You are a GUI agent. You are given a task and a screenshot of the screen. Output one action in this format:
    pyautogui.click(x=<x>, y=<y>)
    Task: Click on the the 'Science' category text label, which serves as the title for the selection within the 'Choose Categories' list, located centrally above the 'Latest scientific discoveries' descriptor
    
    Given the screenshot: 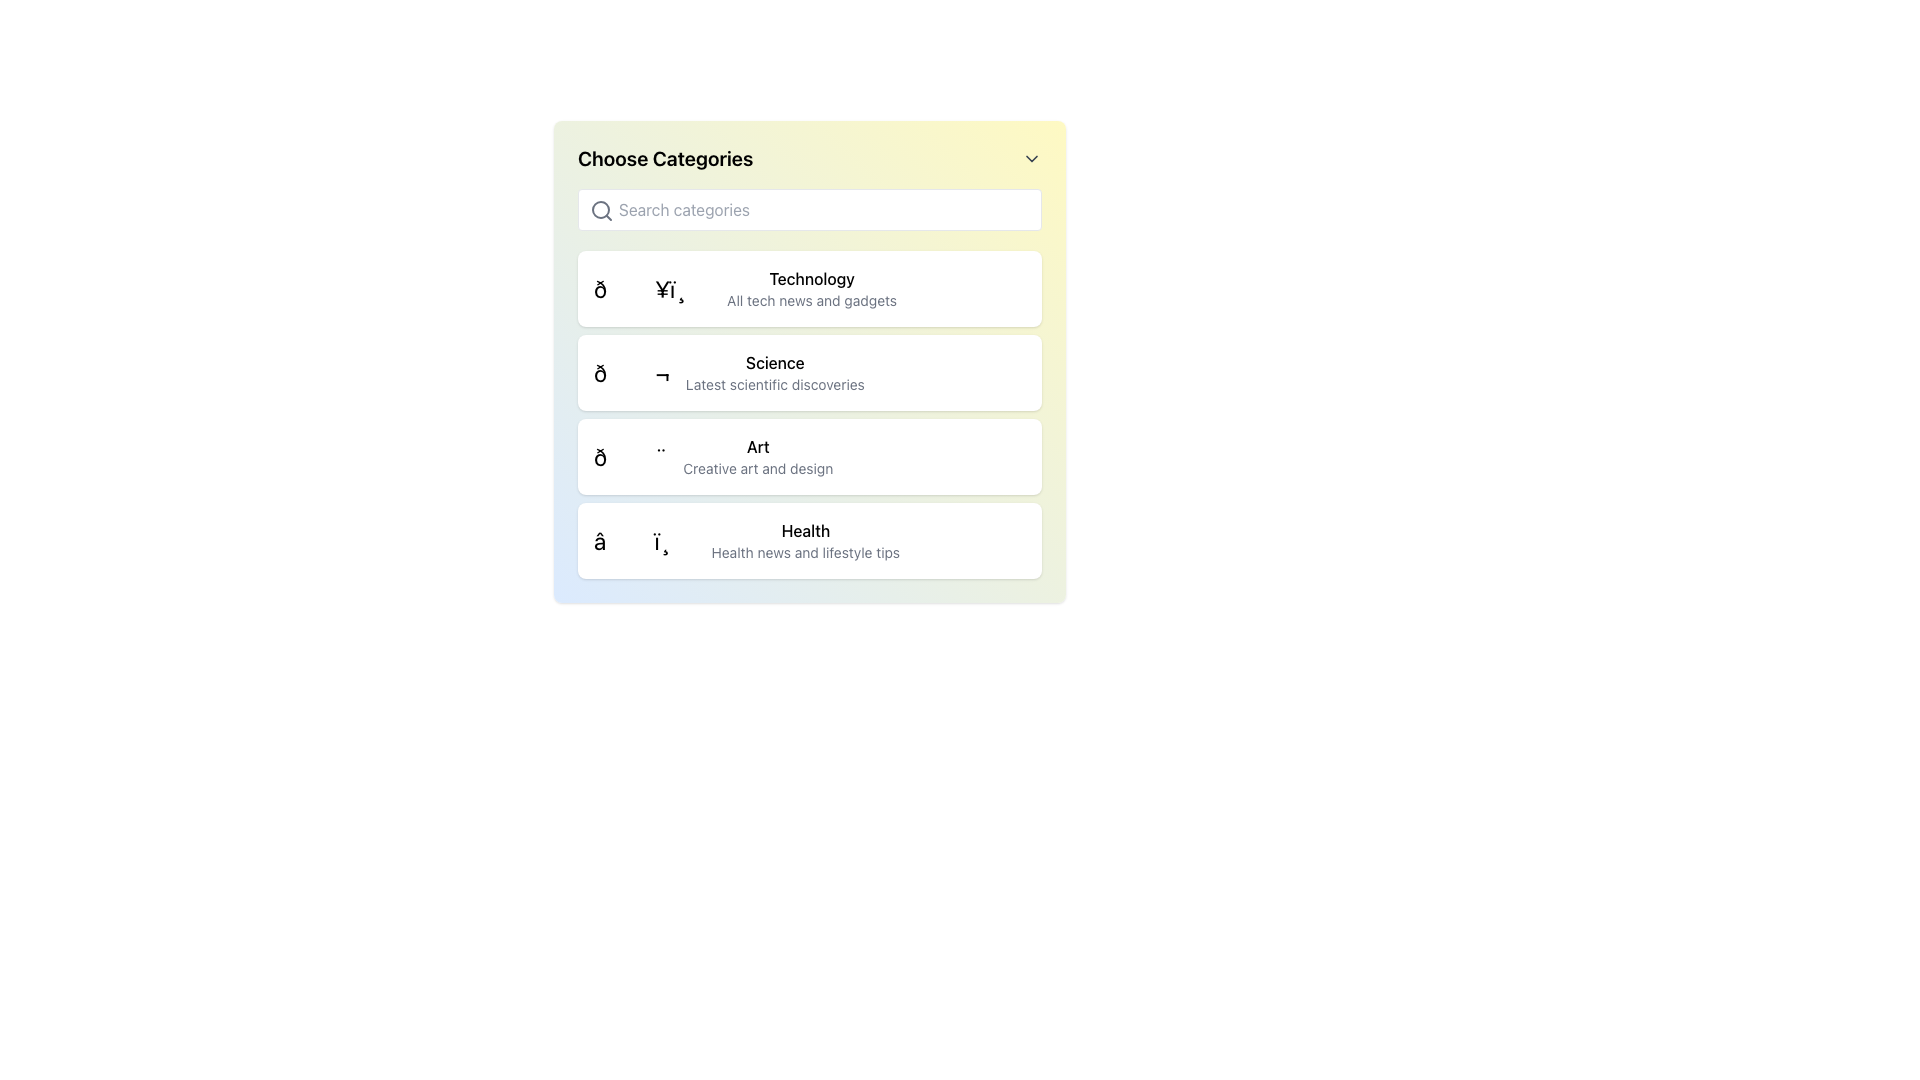 What is the action you would take?
    pyautogui.click(x=774, y=362)
    